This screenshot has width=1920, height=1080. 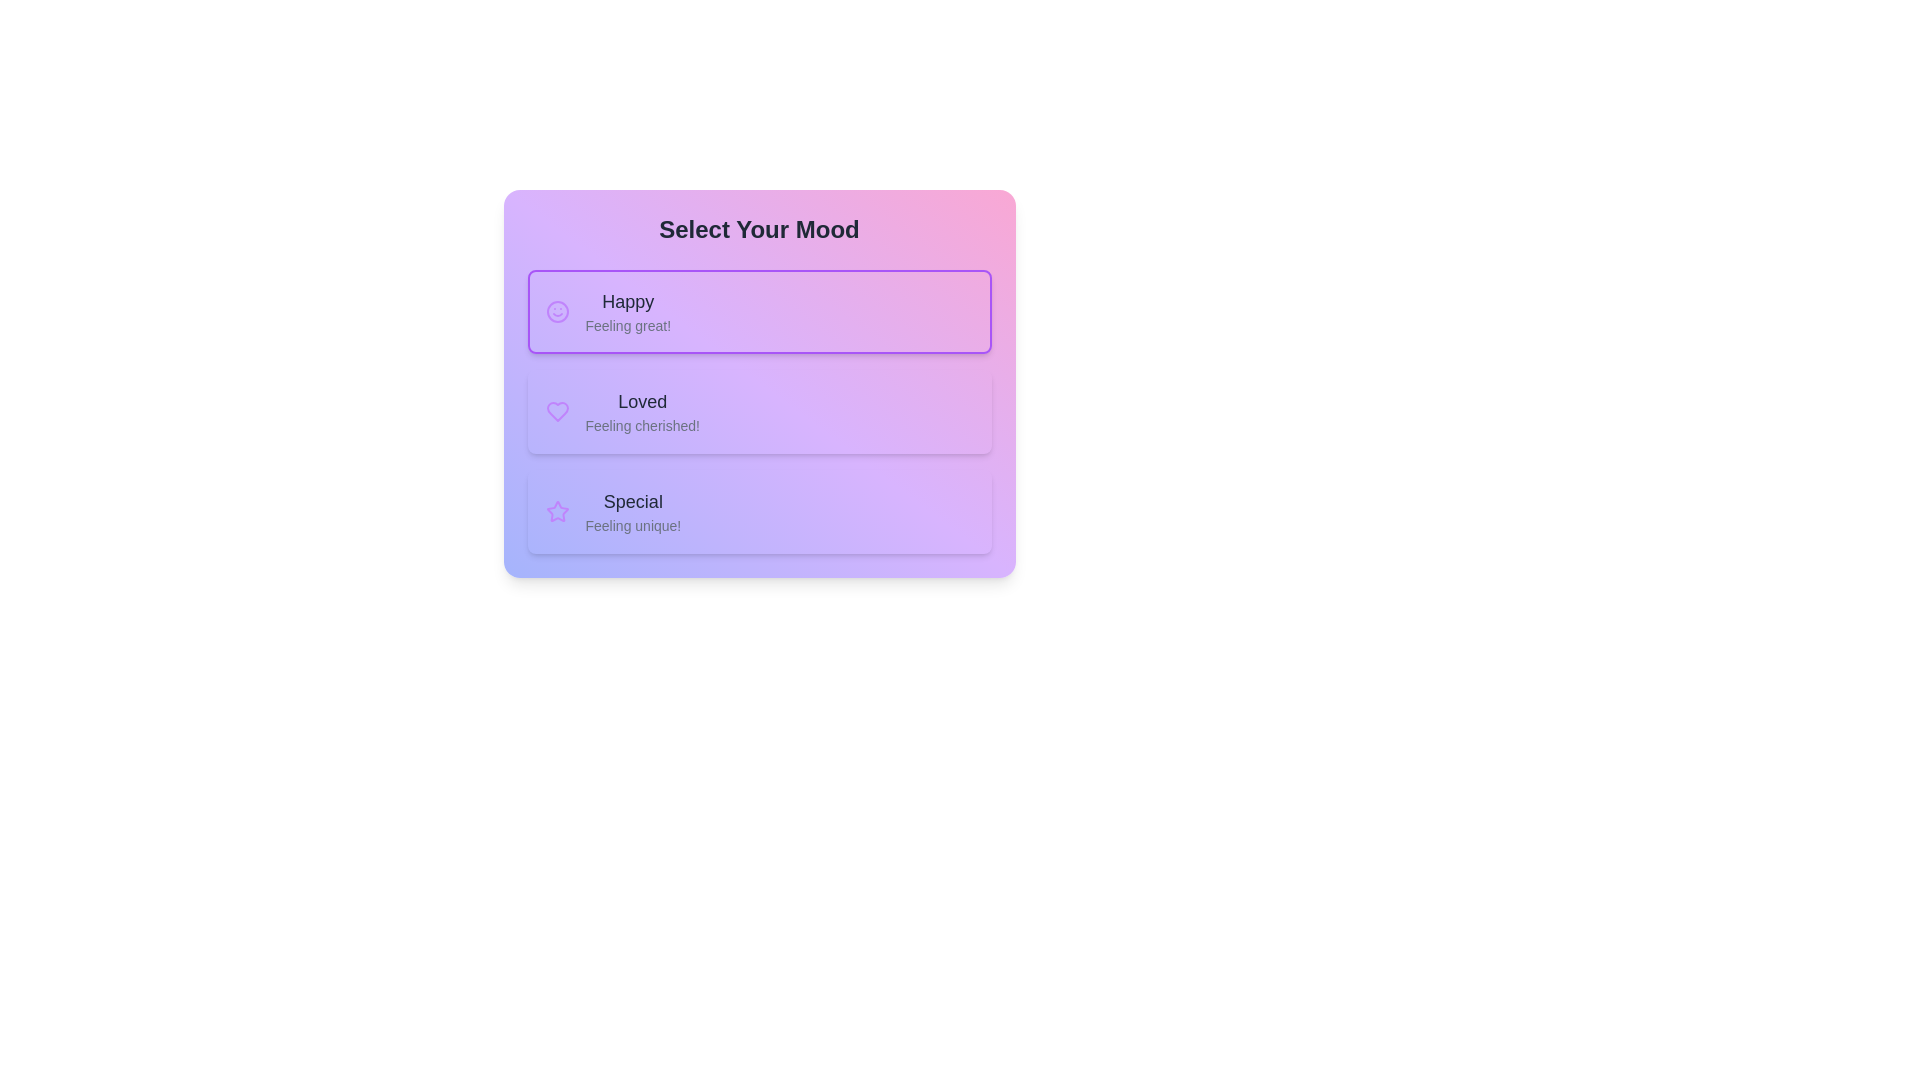 I want to click on the 'Loved' mood selection option, which is the second item in a vertically stacked list of mood options, so click(x=758, y=411).